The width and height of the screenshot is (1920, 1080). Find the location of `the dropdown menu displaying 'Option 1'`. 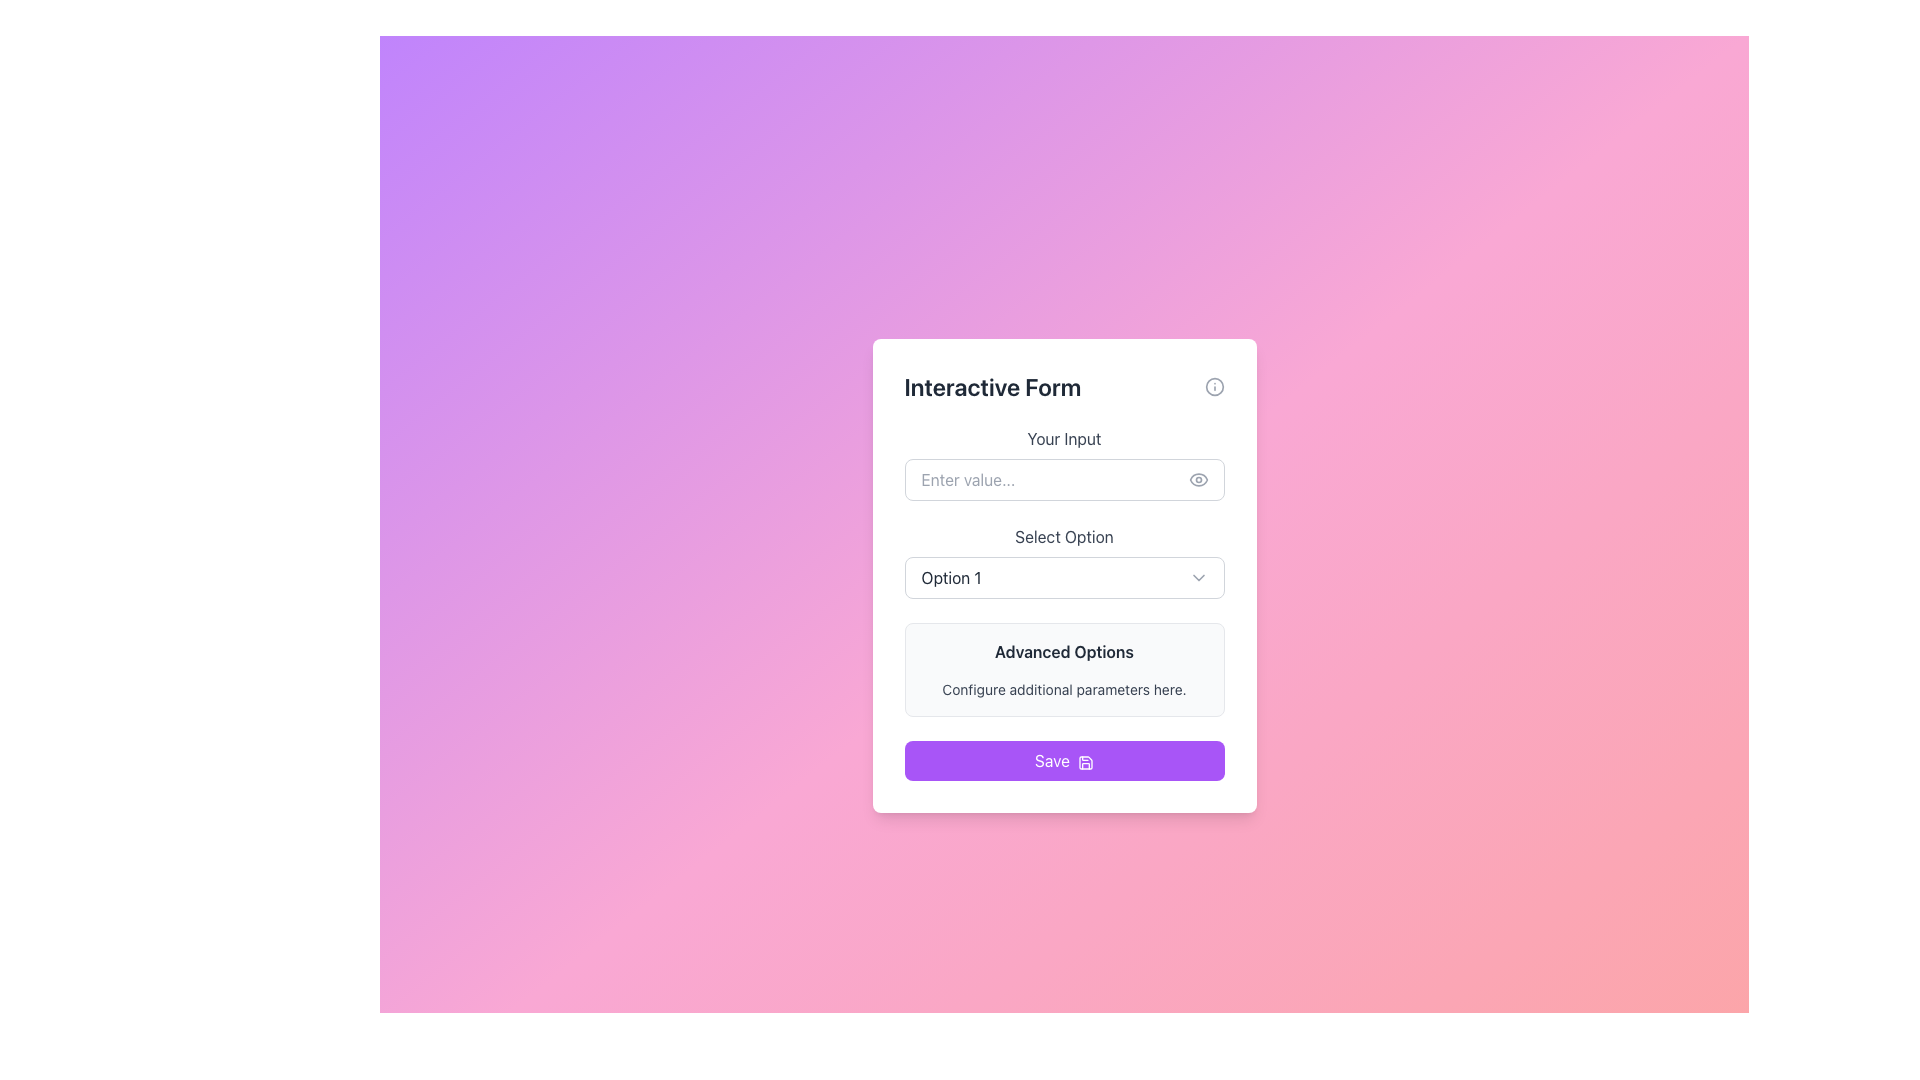

the dropdown menu displaying 'Option 1' is located at coordinates (1063, 578).